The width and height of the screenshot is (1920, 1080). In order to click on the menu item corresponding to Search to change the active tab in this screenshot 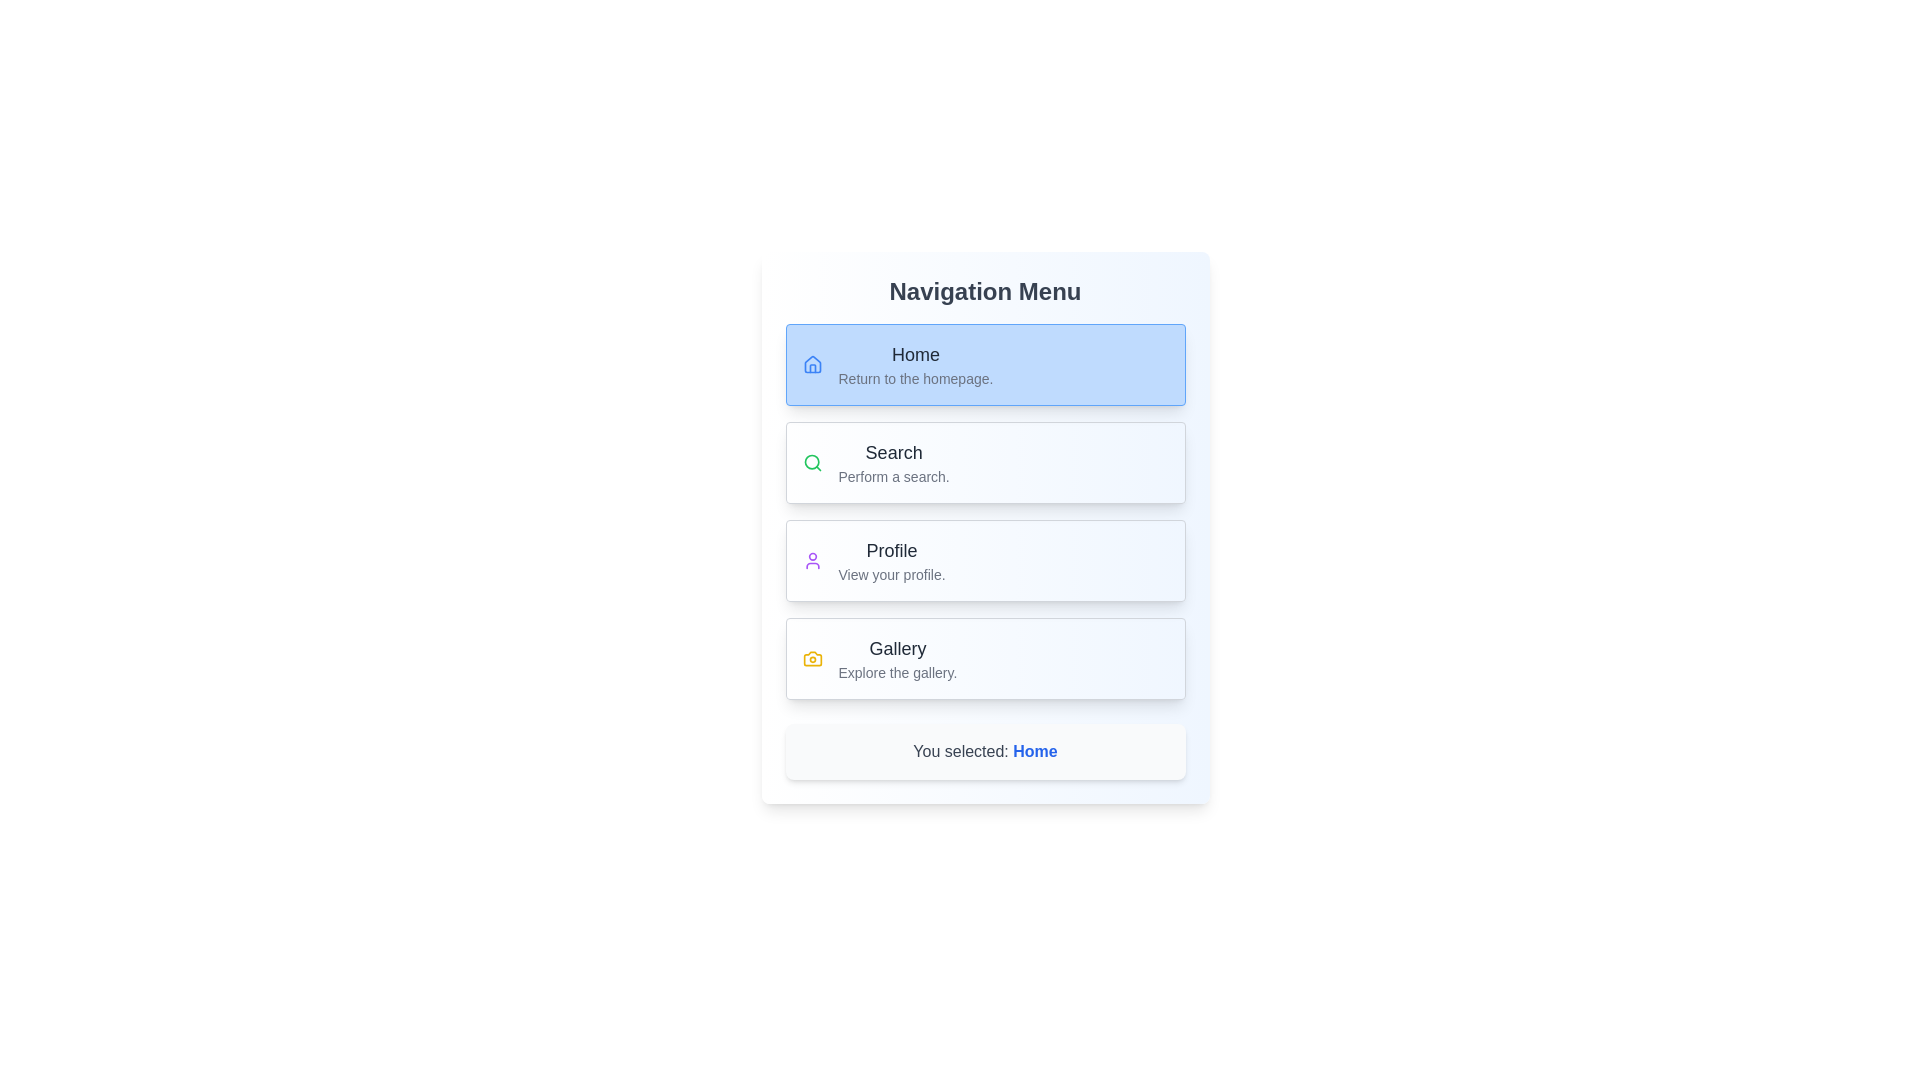, I will do `click(985, 462)`.